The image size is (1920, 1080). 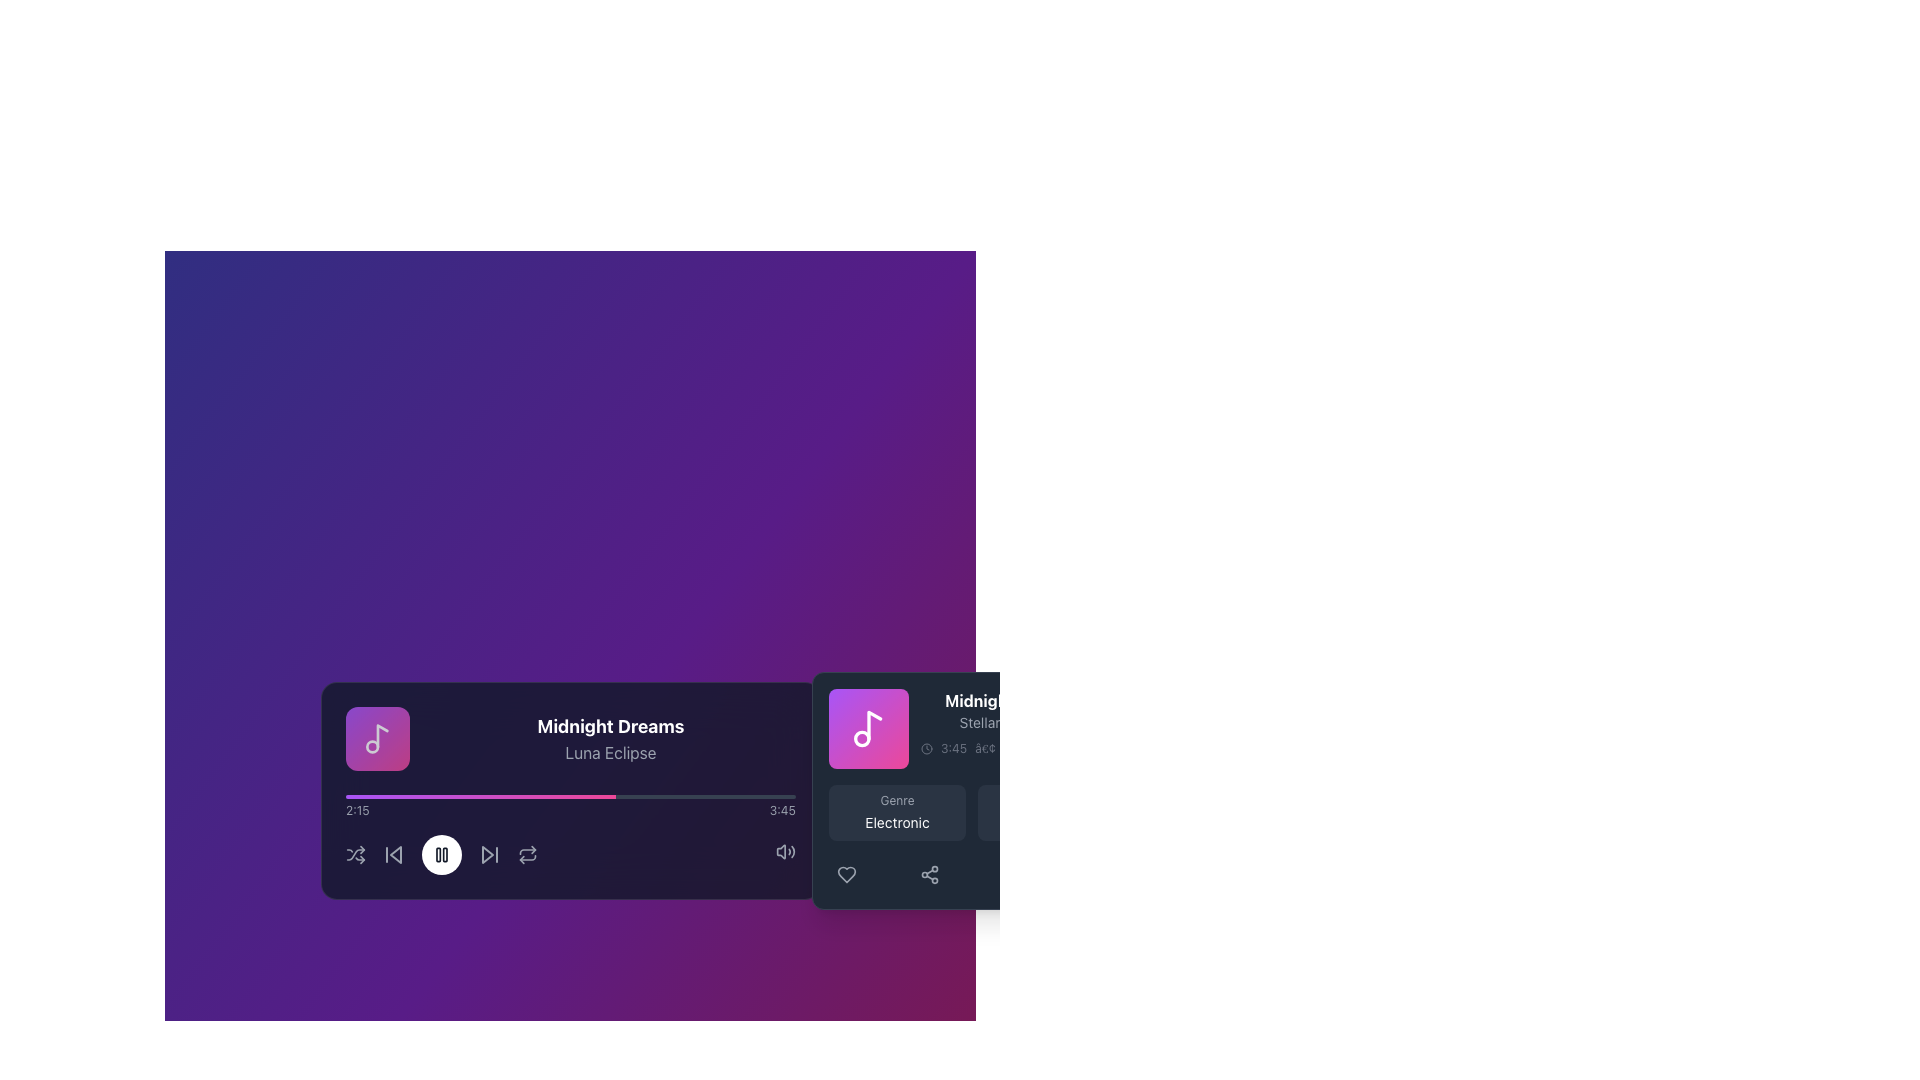 What do you see at coordinates (861, 739) in the screenshot?
I see `the SVG circle element within the music icon for possible interactions` at bounding box center [861, 739].